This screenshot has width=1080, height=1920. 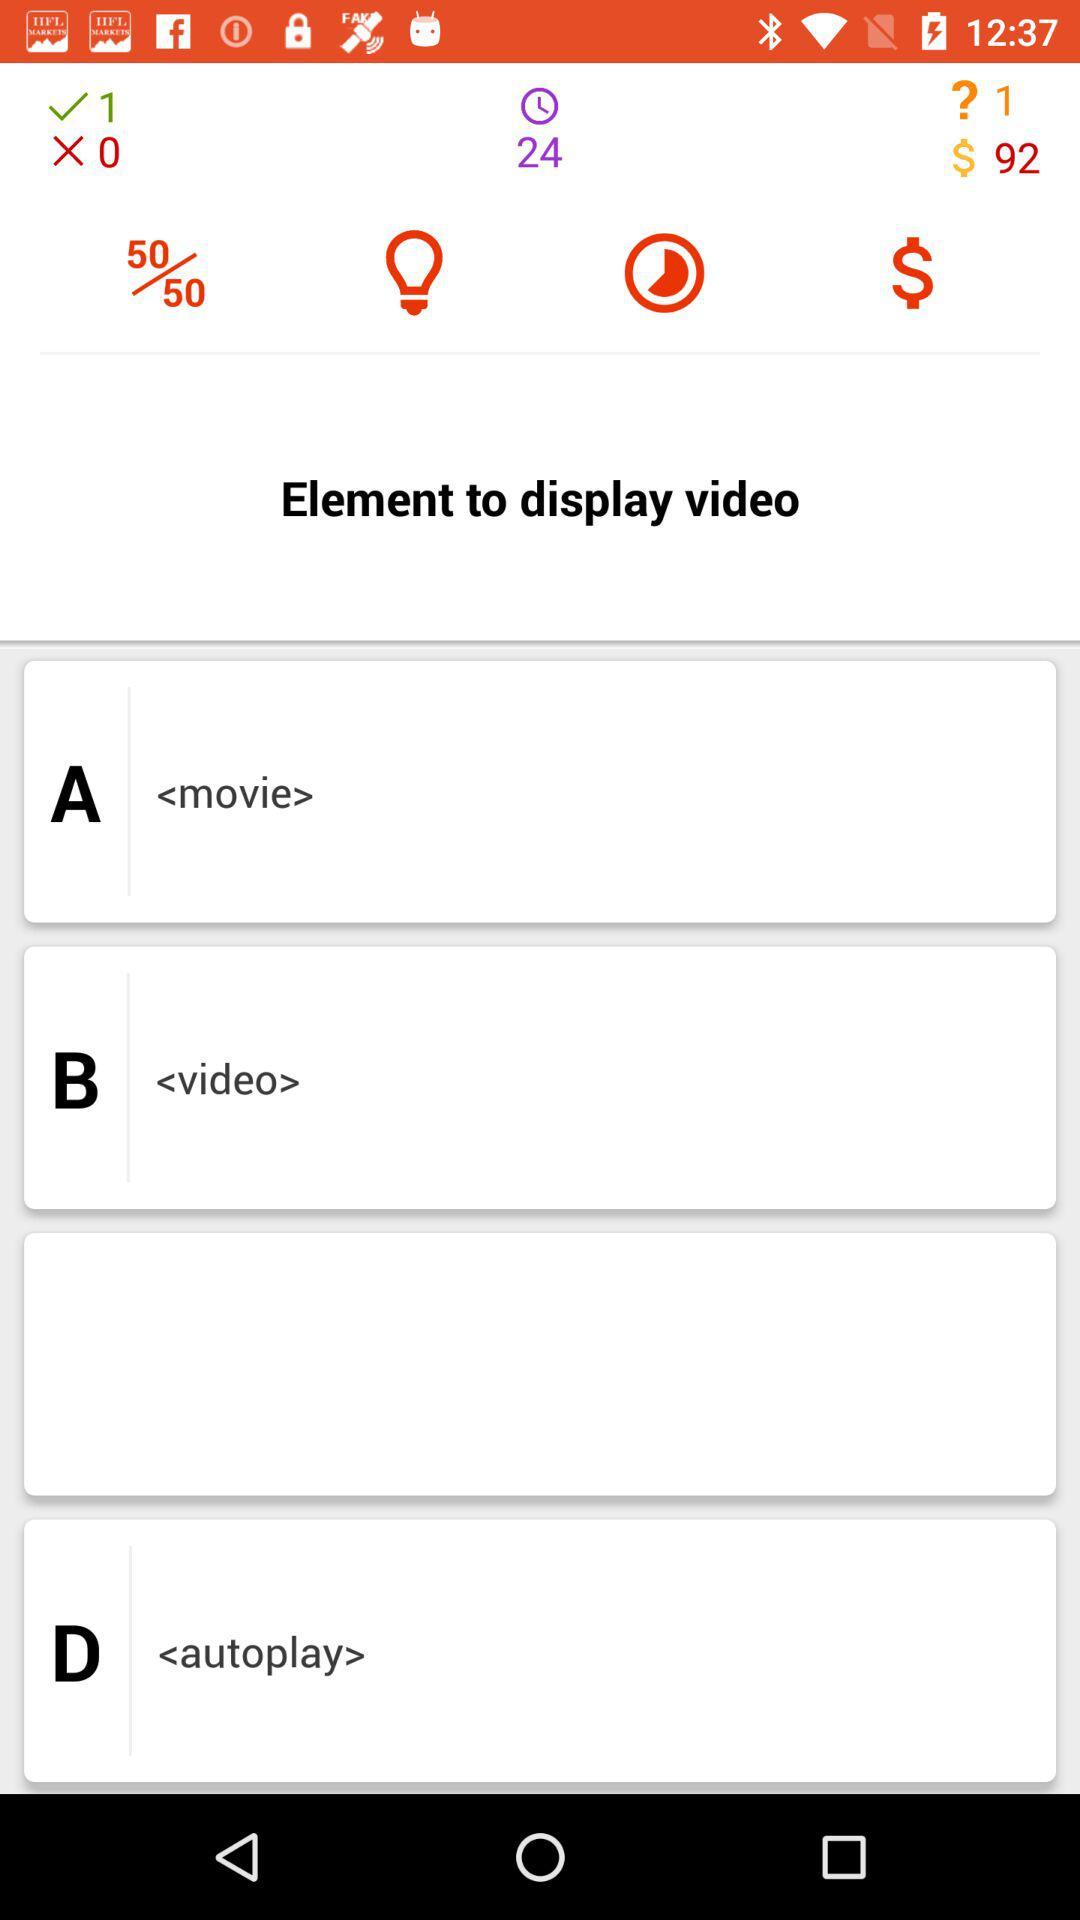 What do you see at coordinates (413, 272) in the screenshot?
I see `the microphone icon` at bounding box center [413, 272].